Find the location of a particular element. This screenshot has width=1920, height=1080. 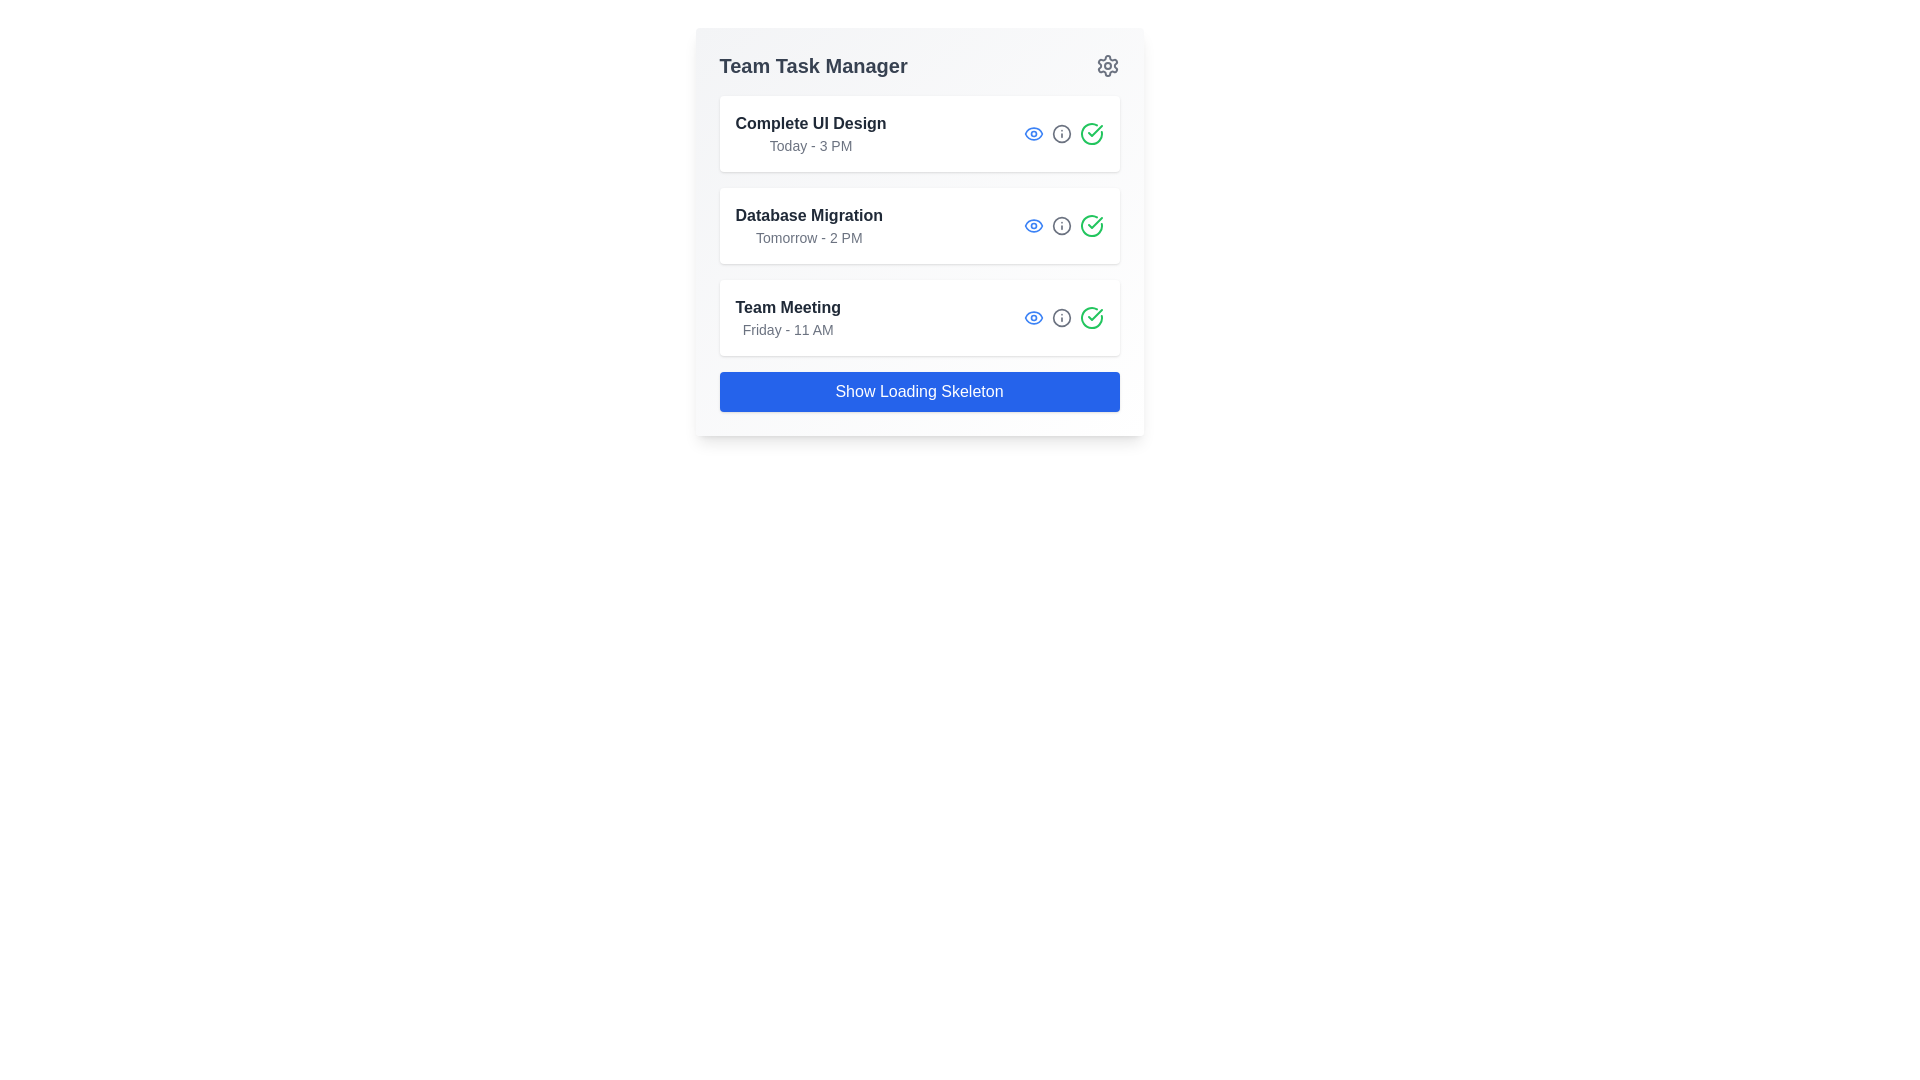

the completion icon for the 'Team Meeting' task in the 'Team Task Manager' card, which is the third icon on the right side of the row is located at coordinates (1090, 316).